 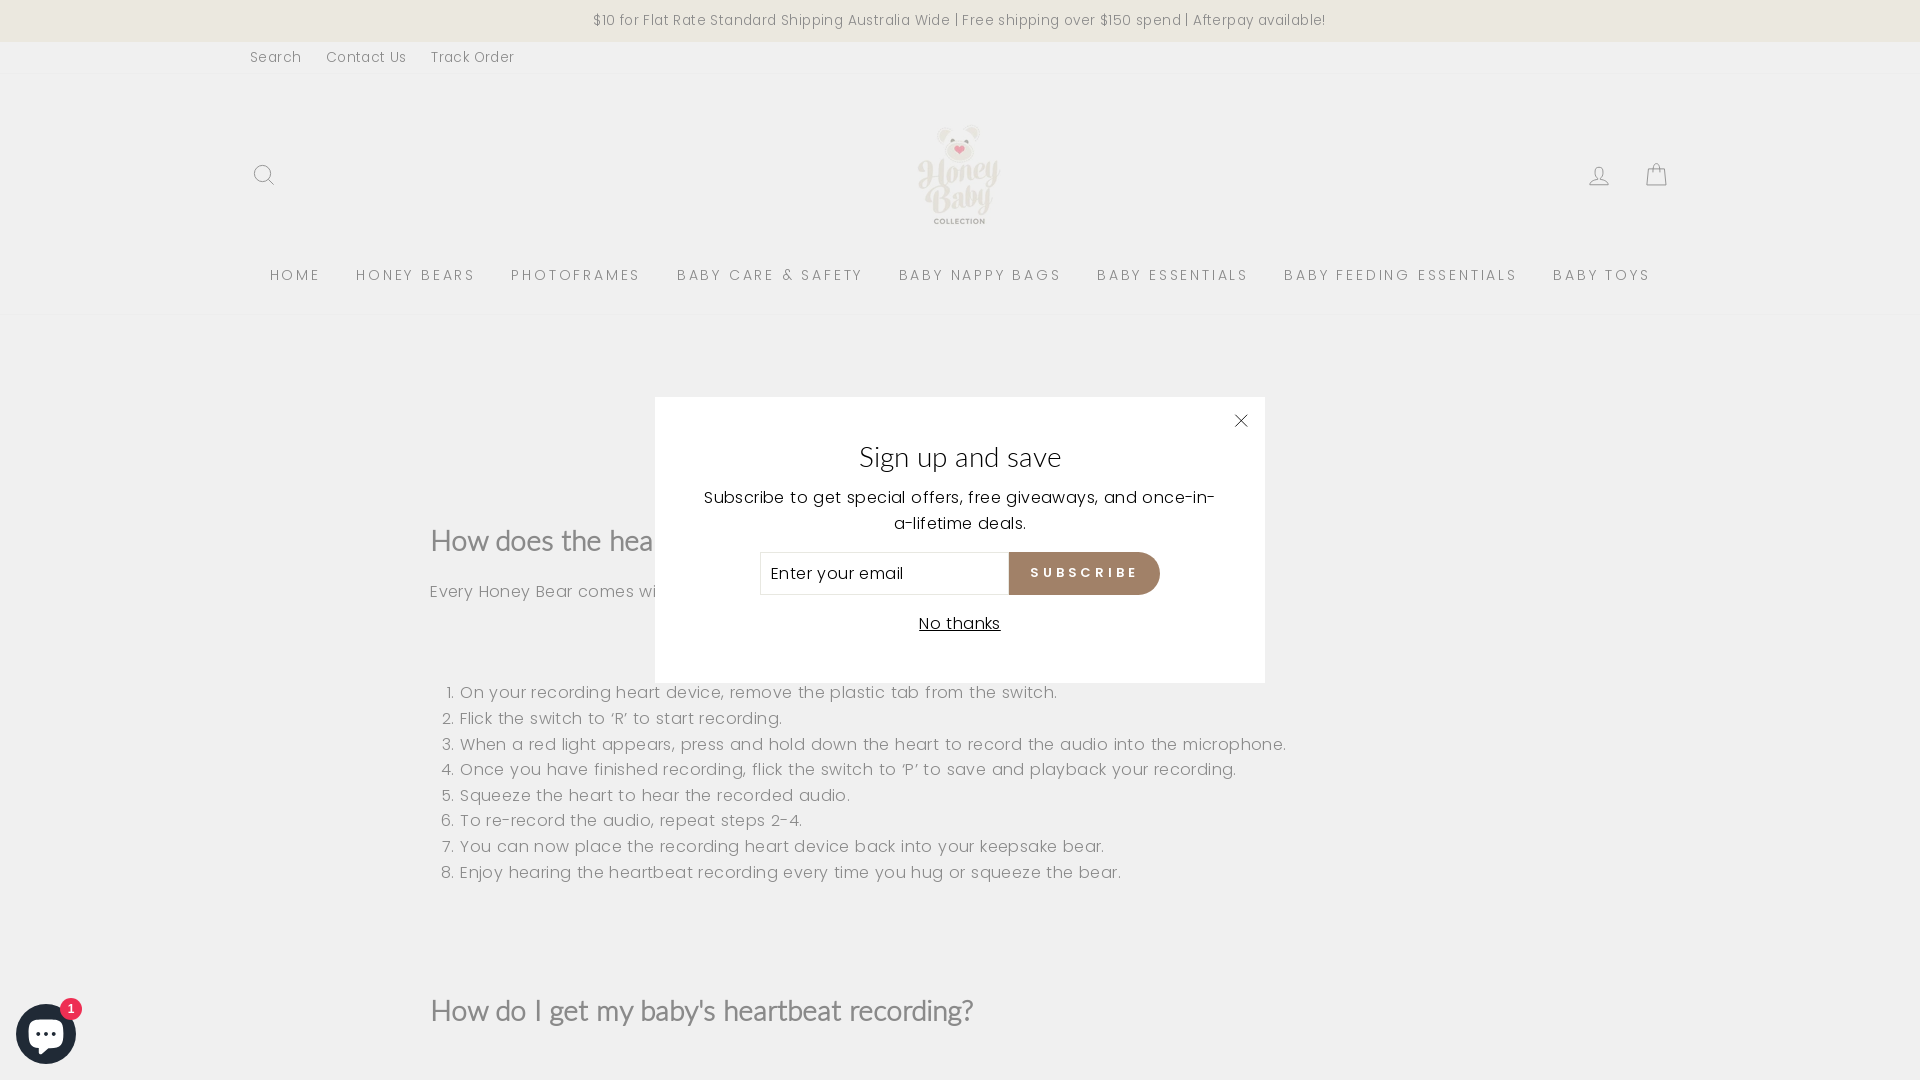 I want to click on 'No thanks', so click(x=960, y=623).